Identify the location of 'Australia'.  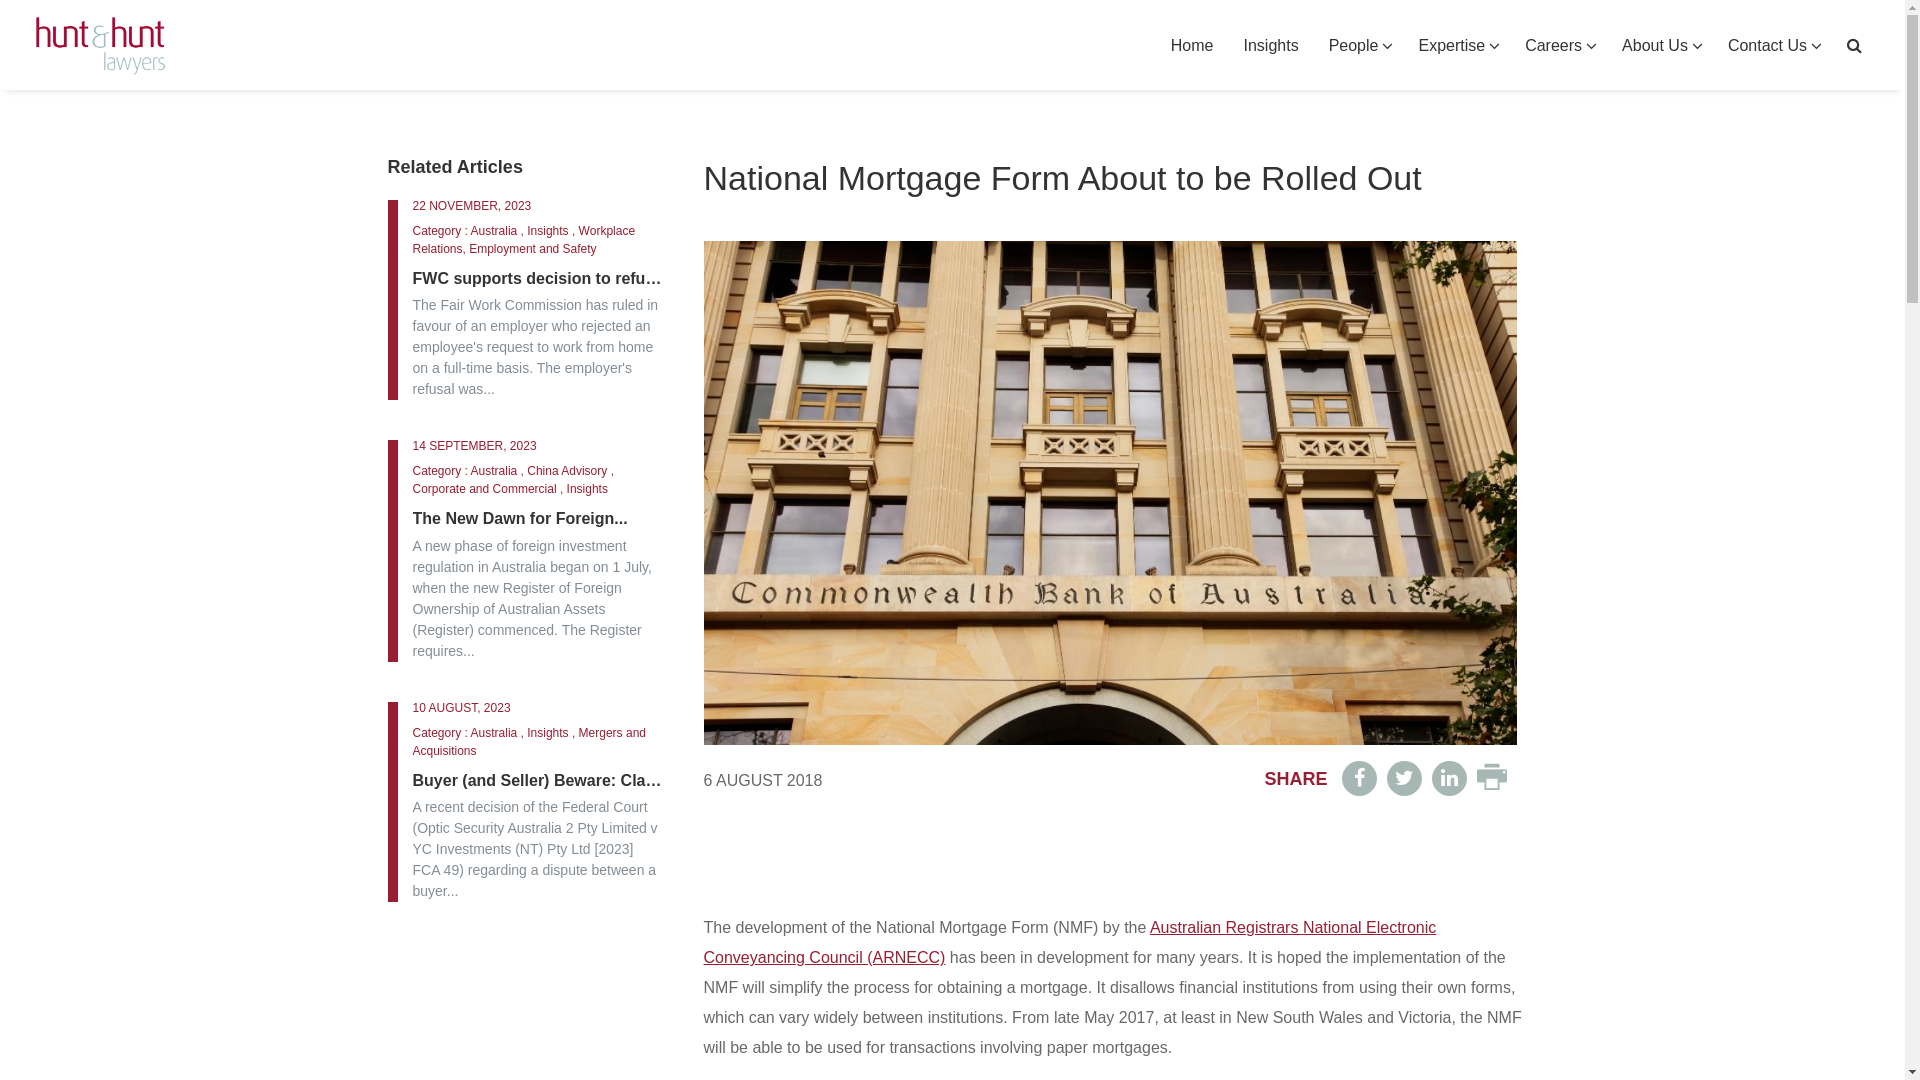
(494, 470).